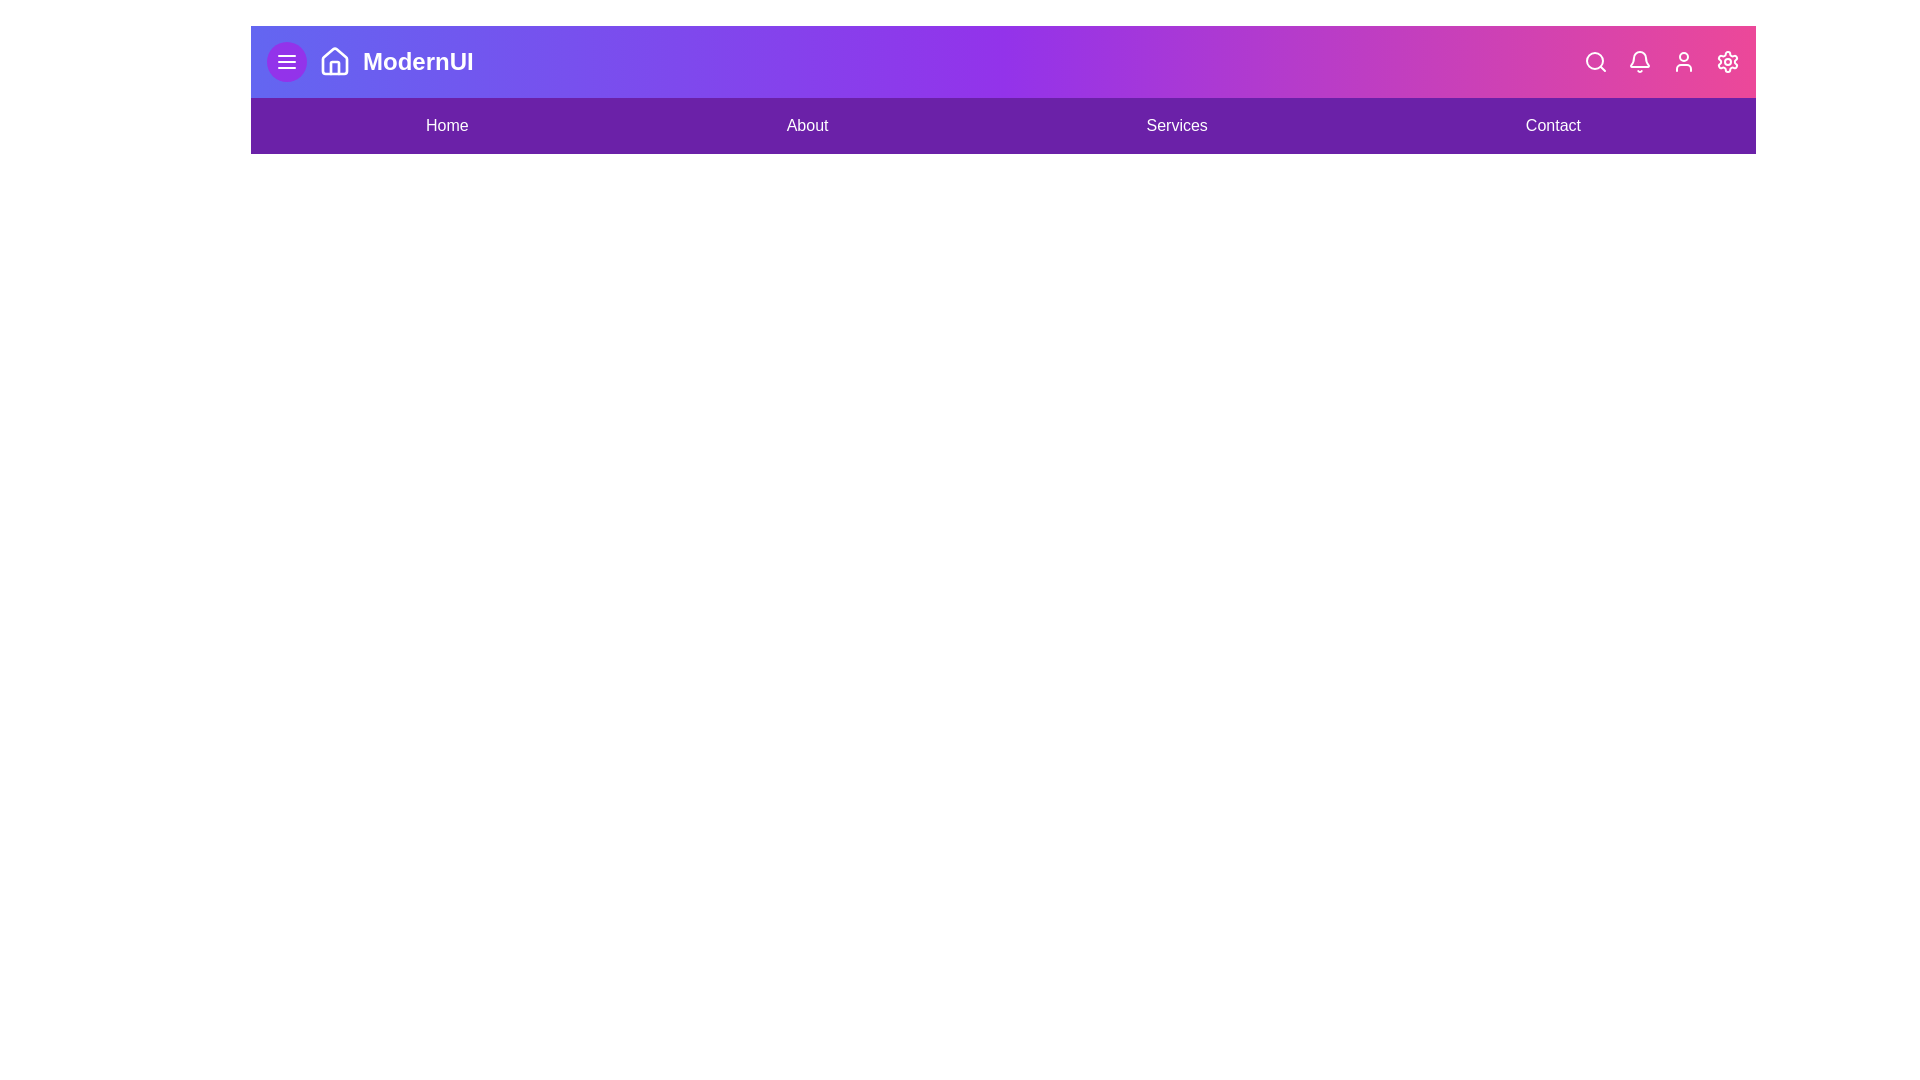 The image size is (1920, 1080). Describe the element at coordinates (286, 60) in the screenshot. I see `the menu button to toggle the menu visibility` at that location.